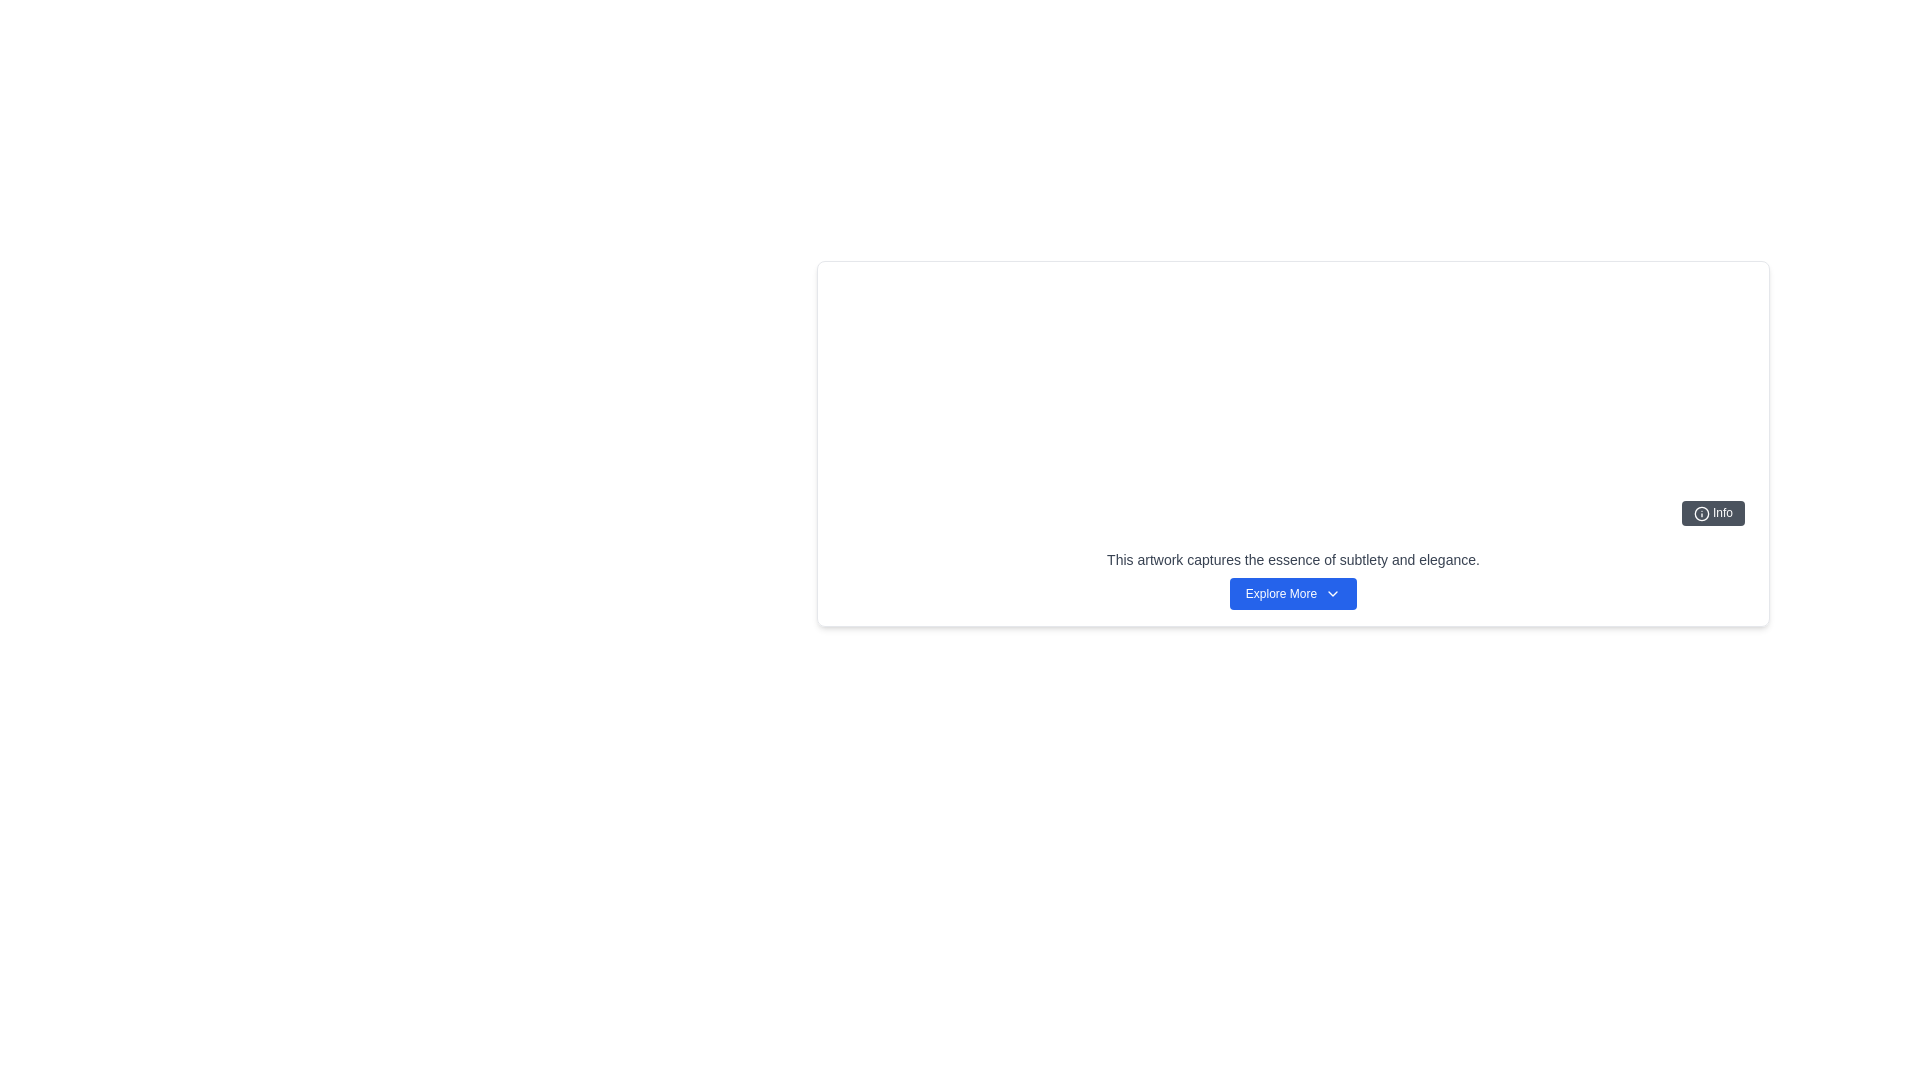  What do you see at coordinates (1700, 512) in the screenshot?
I see `the circular icon with an 'I' symbol in its center, located at the bottom-right corner of the 'Info' button, to get more information` at bounding box center [1700, 512].